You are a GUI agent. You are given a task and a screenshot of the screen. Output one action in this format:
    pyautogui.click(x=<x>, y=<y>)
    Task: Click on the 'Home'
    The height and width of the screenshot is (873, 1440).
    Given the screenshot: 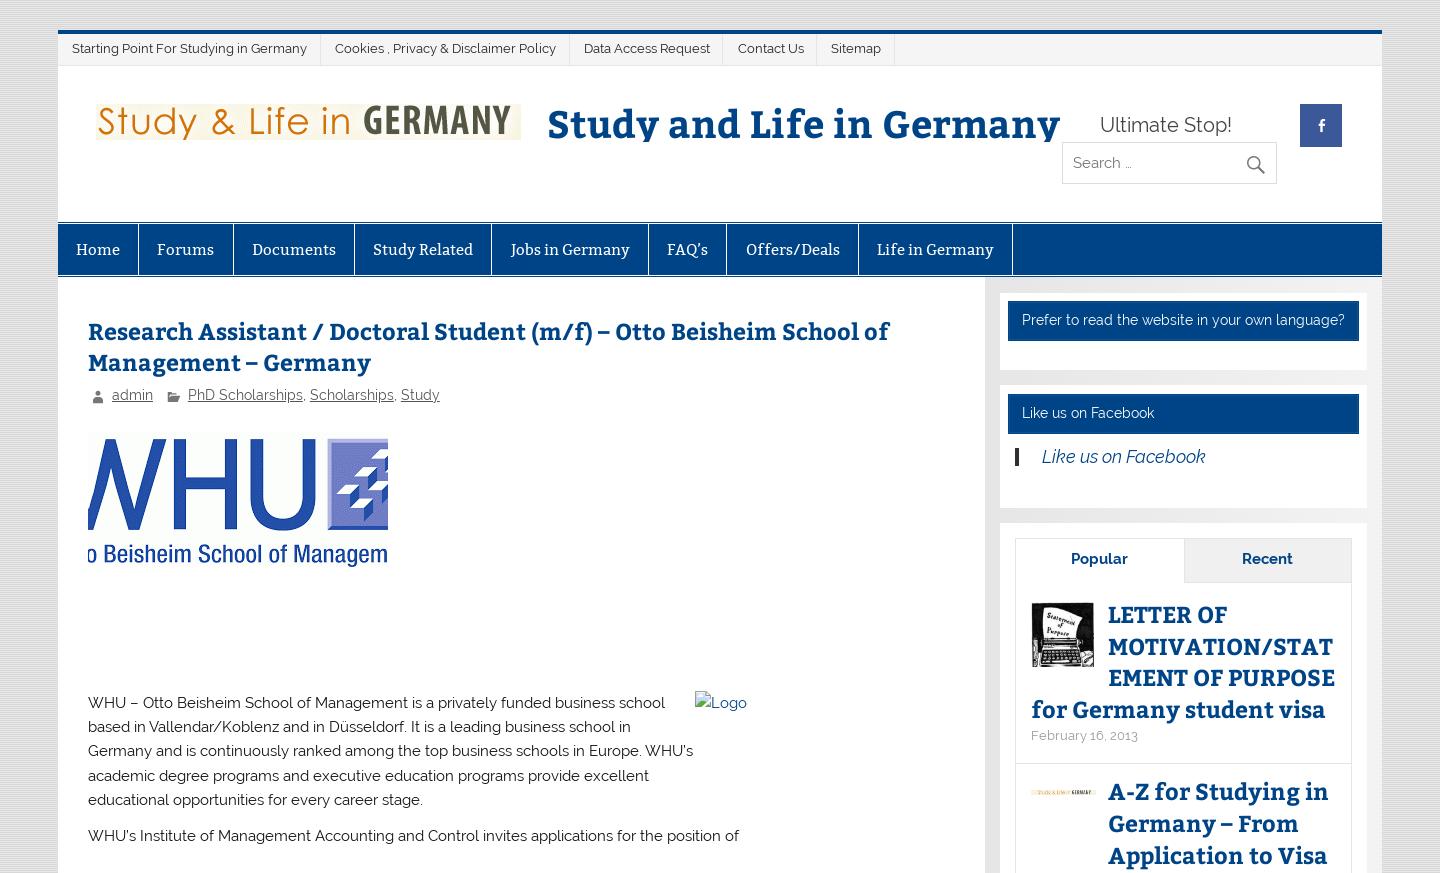 What is the action you would take?
    pyautogui.click(x=97, y=247)
    